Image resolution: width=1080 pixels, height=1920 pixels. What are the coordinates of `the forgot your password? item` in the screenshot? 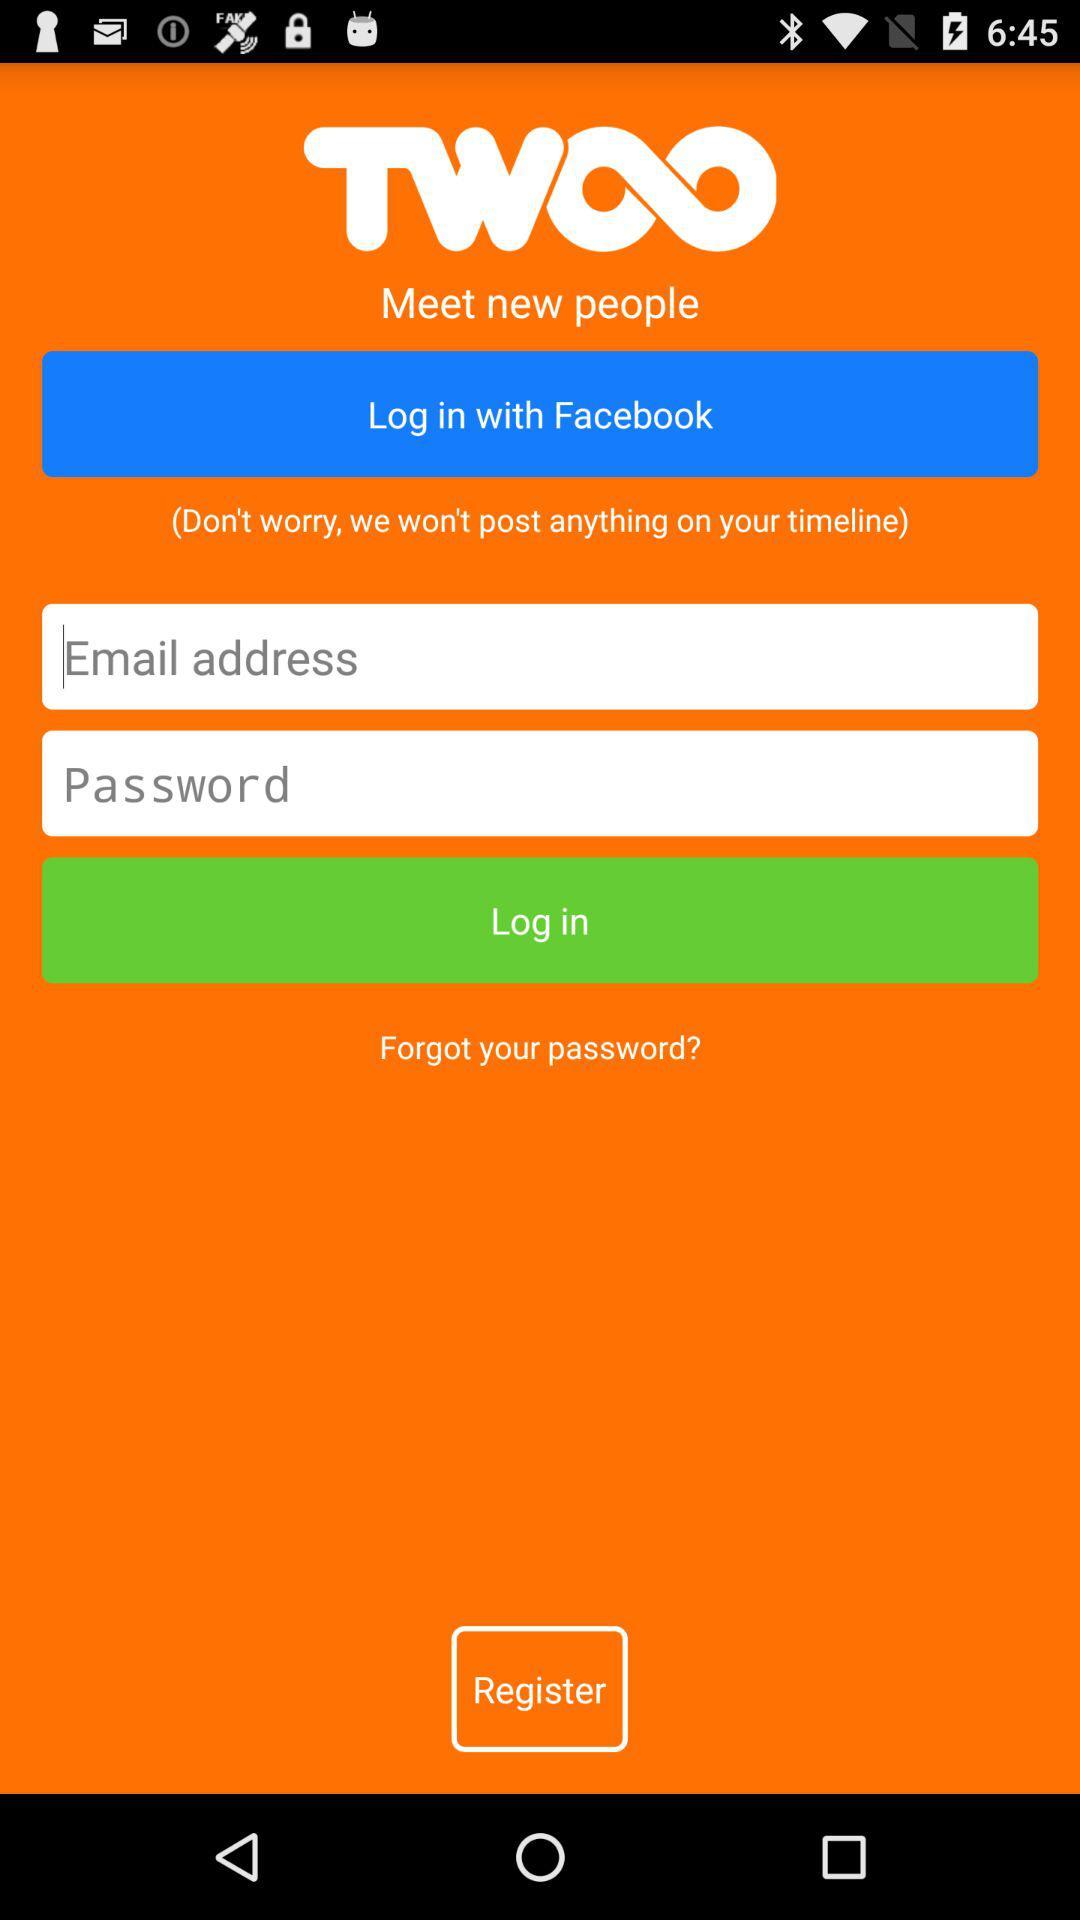 It's located at (540, 1045).